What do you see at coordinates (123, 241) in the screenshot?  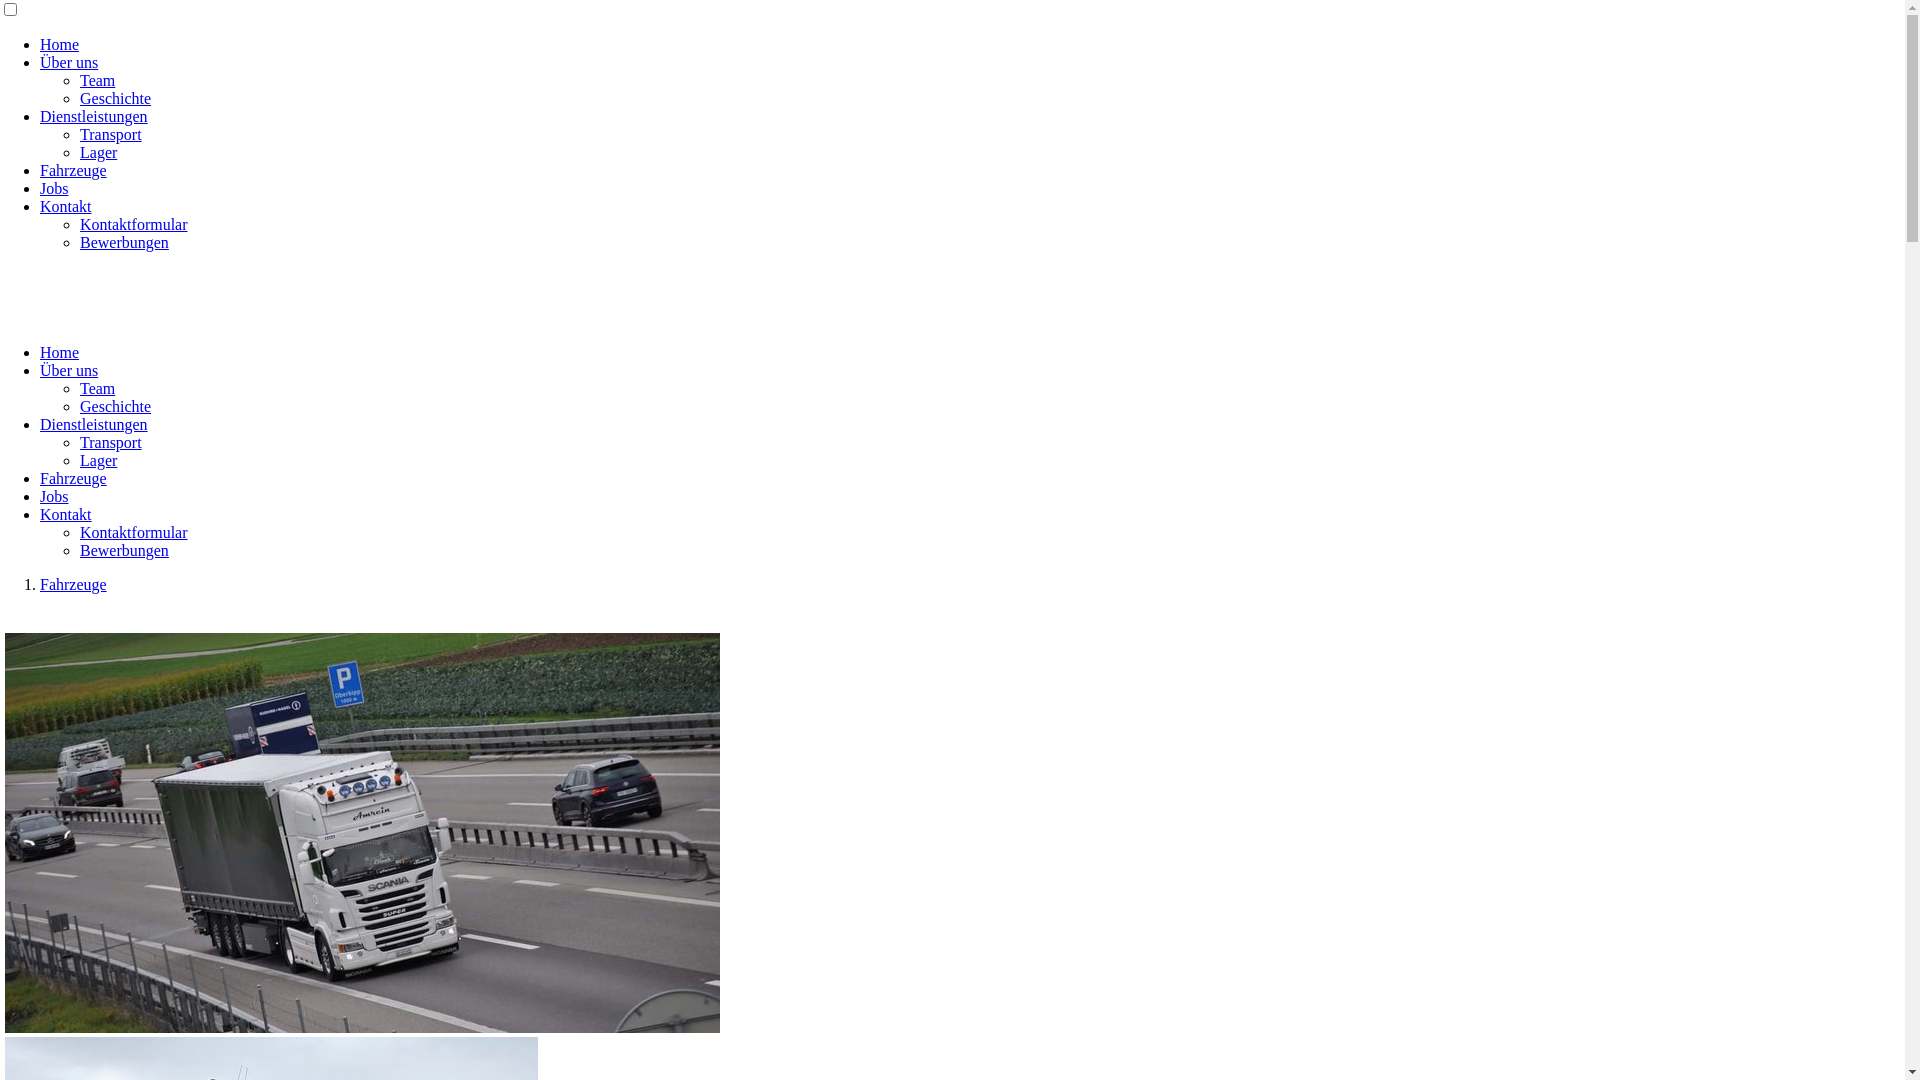 I see `'Bewerbungen'` at bounding box center [123, 241].